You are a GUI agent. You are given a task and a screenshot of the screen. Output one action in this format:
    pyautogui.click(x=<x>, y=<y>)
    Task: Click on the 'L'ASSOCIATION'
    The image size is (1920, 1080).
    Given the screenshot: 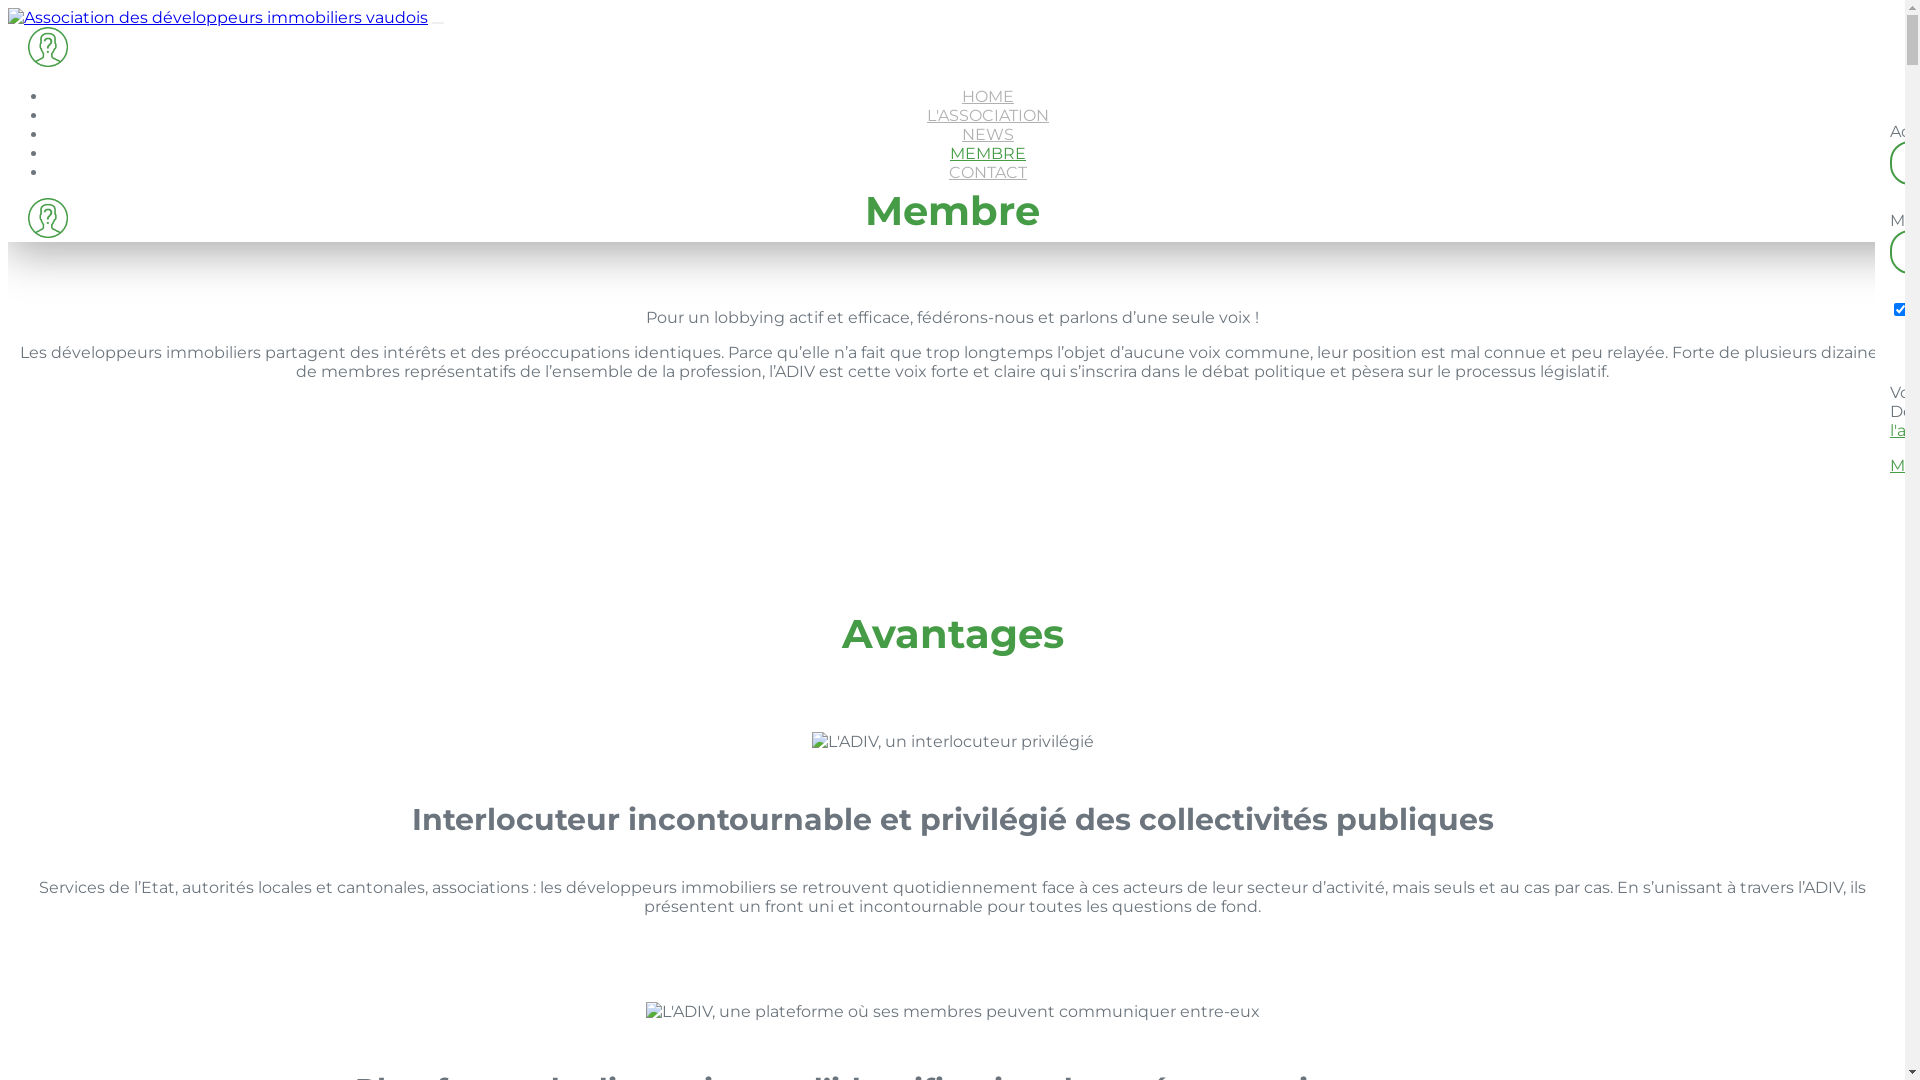 What is the action you would take?
    pyautogui.click(x=988, y=115)
    